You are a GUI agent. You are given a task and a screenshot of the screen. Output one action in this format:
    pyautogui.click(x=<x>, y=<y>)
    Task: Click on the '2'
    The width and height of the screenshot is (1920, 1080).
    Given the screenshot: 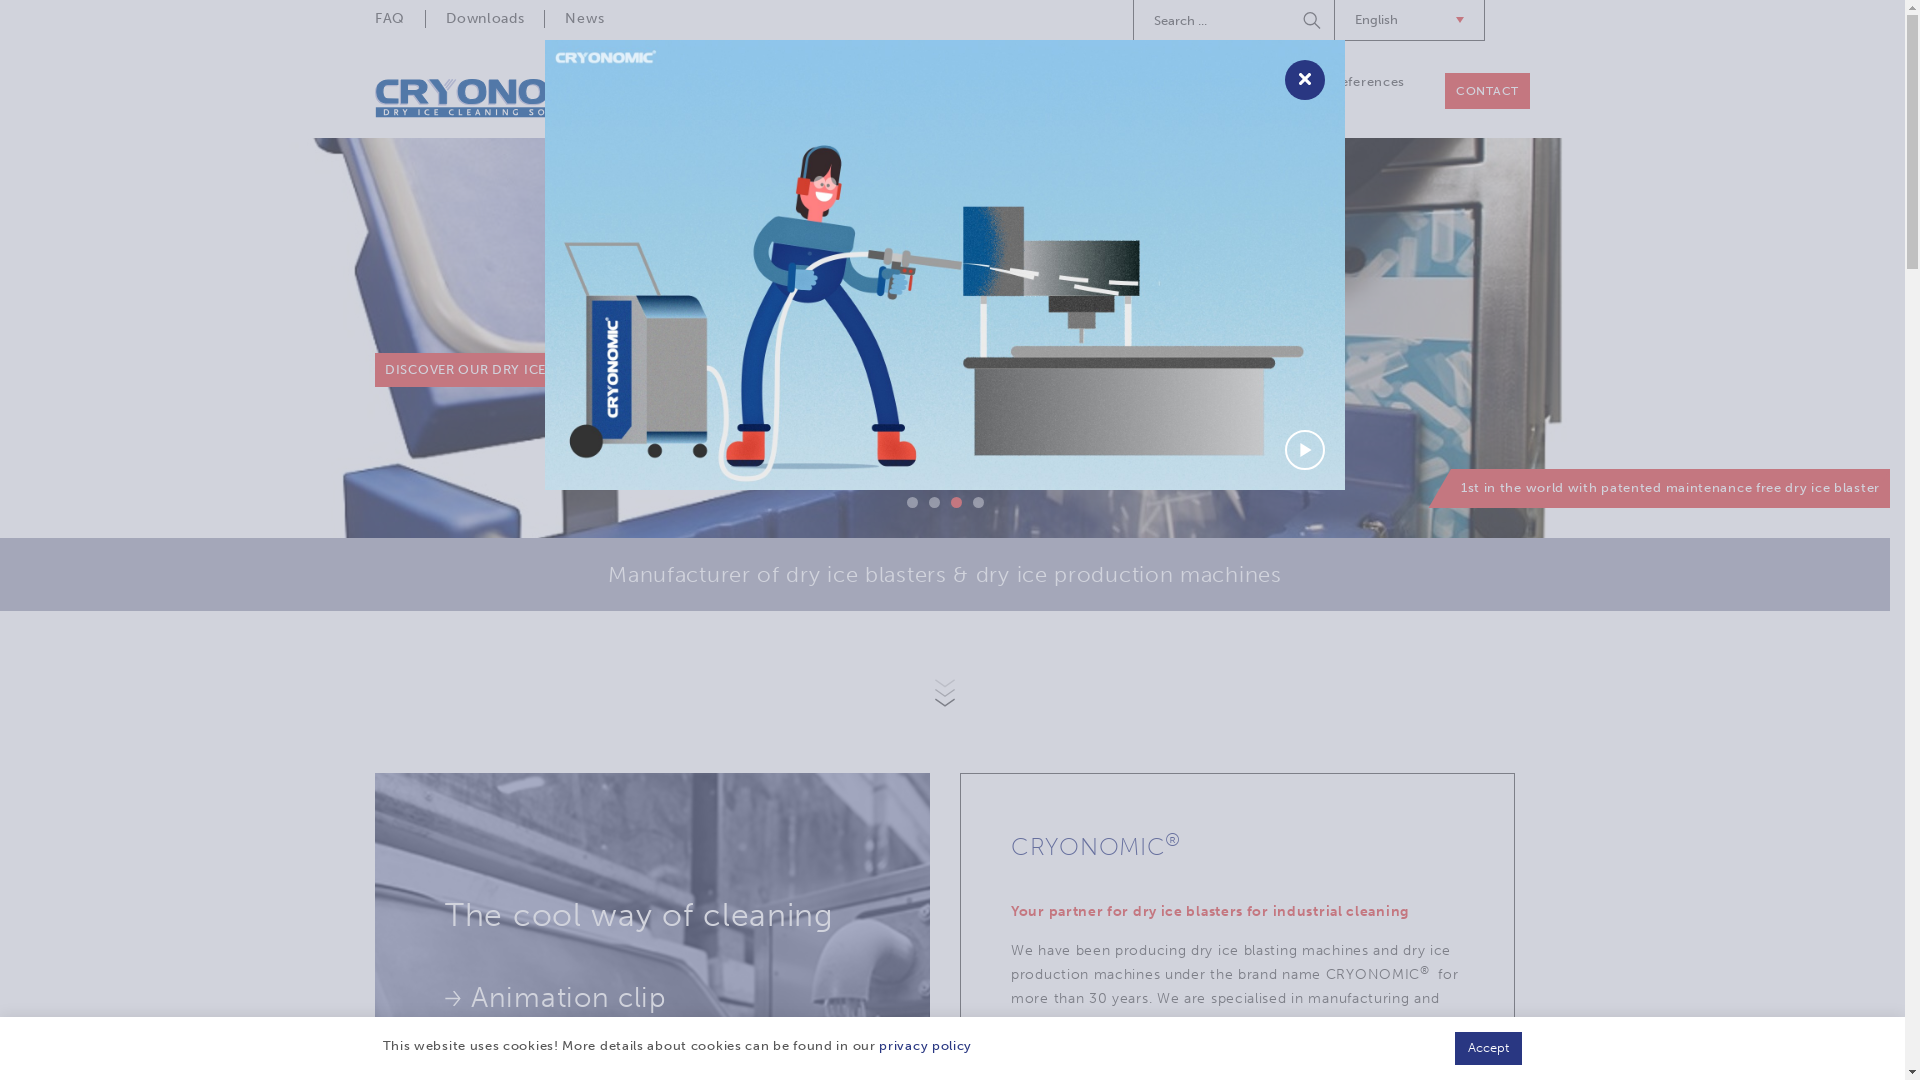 What is the action you would take?
    pyautogui.click(x=932, y=501)
    